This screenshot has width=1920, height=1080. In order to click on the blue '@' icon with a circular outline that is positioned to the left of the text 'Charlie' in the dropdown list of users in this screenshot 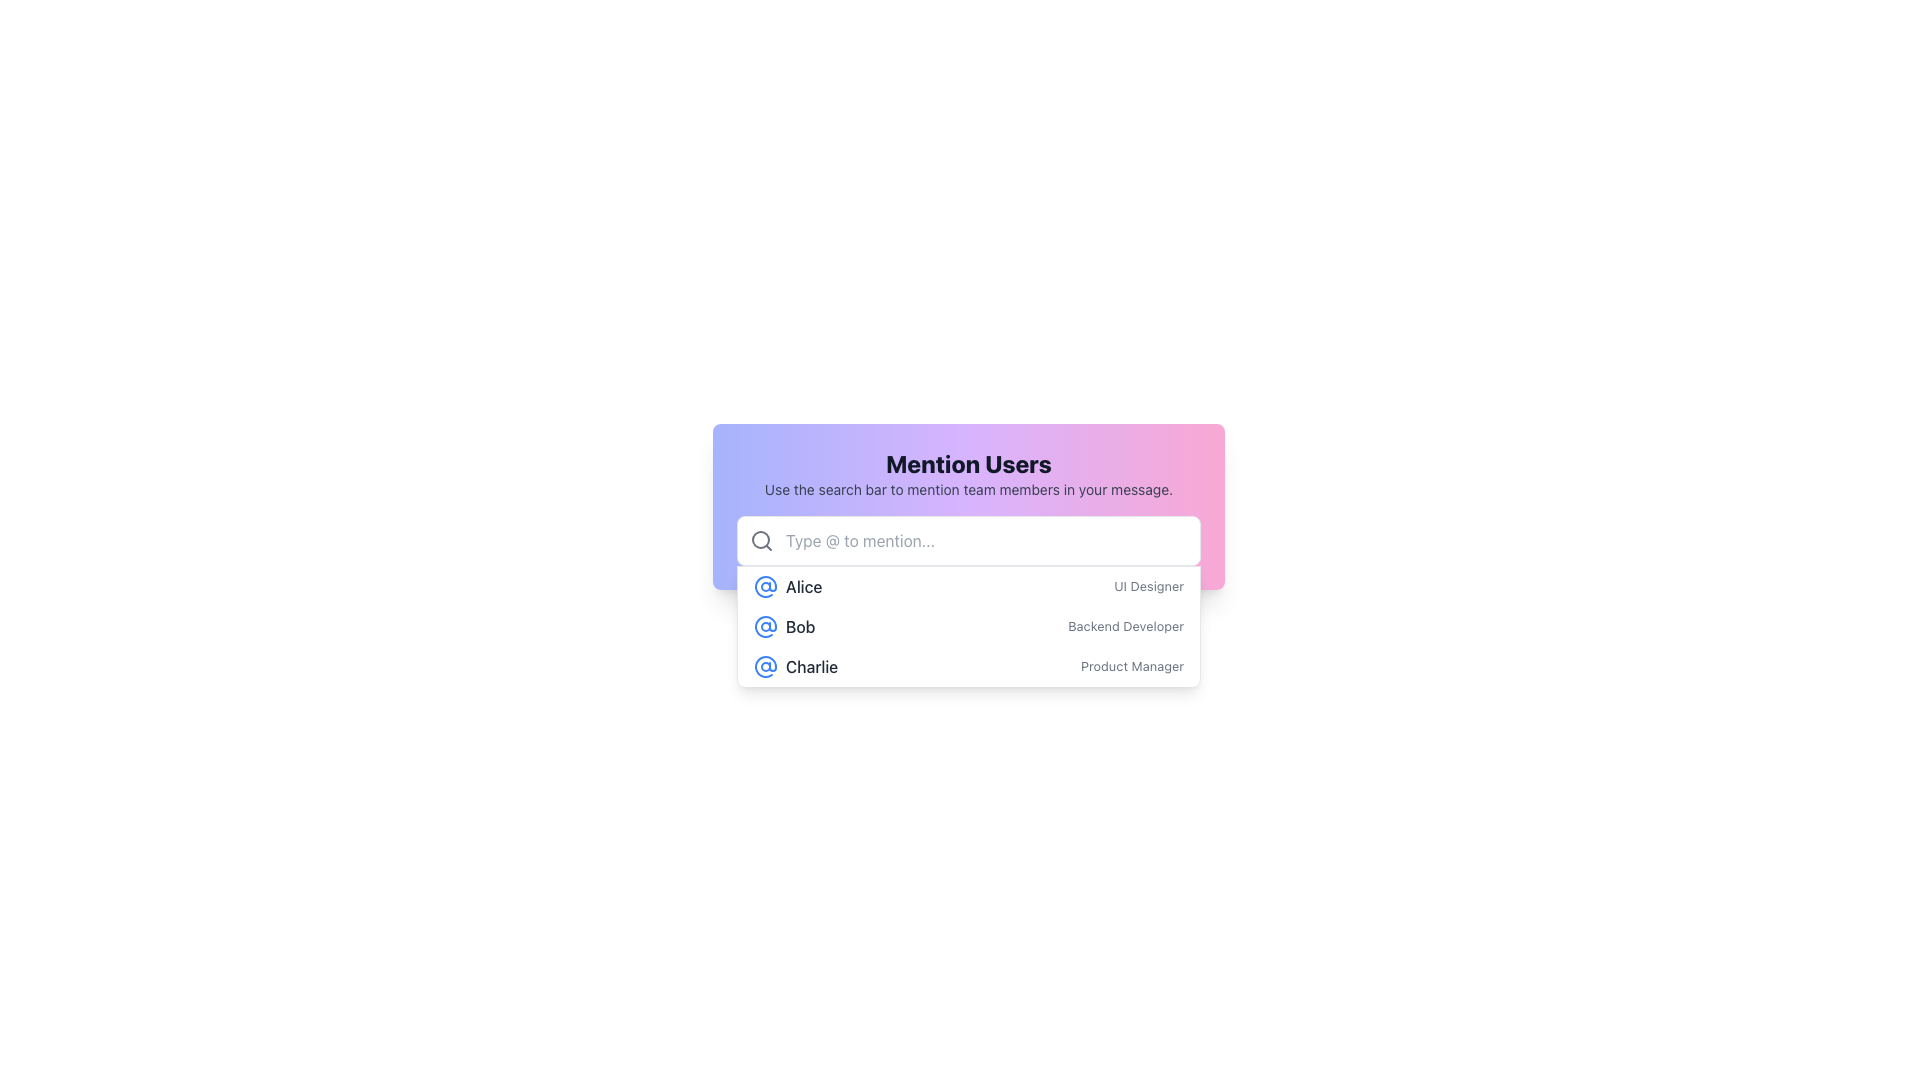, I will do `click(765, 667)`.